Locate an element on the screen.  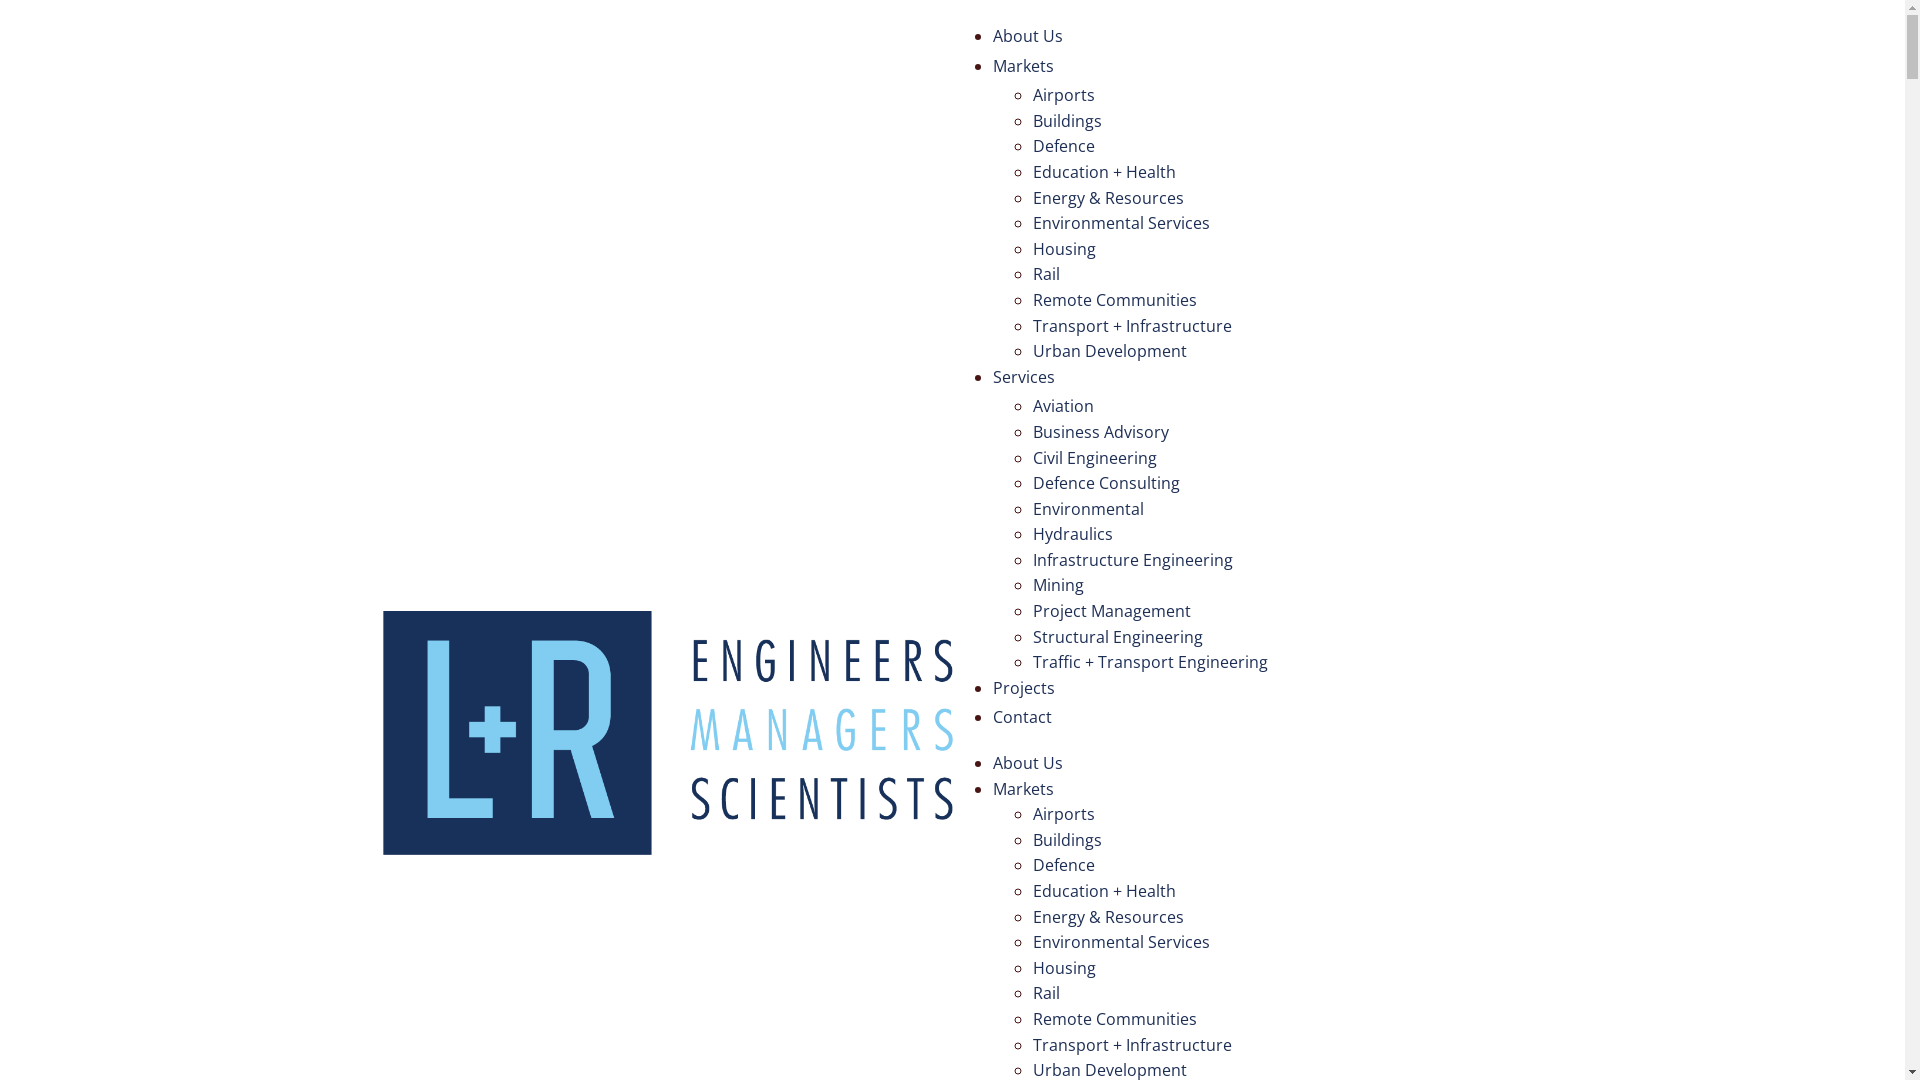
'Hydraulics' is located at coordinates (1070, 532).